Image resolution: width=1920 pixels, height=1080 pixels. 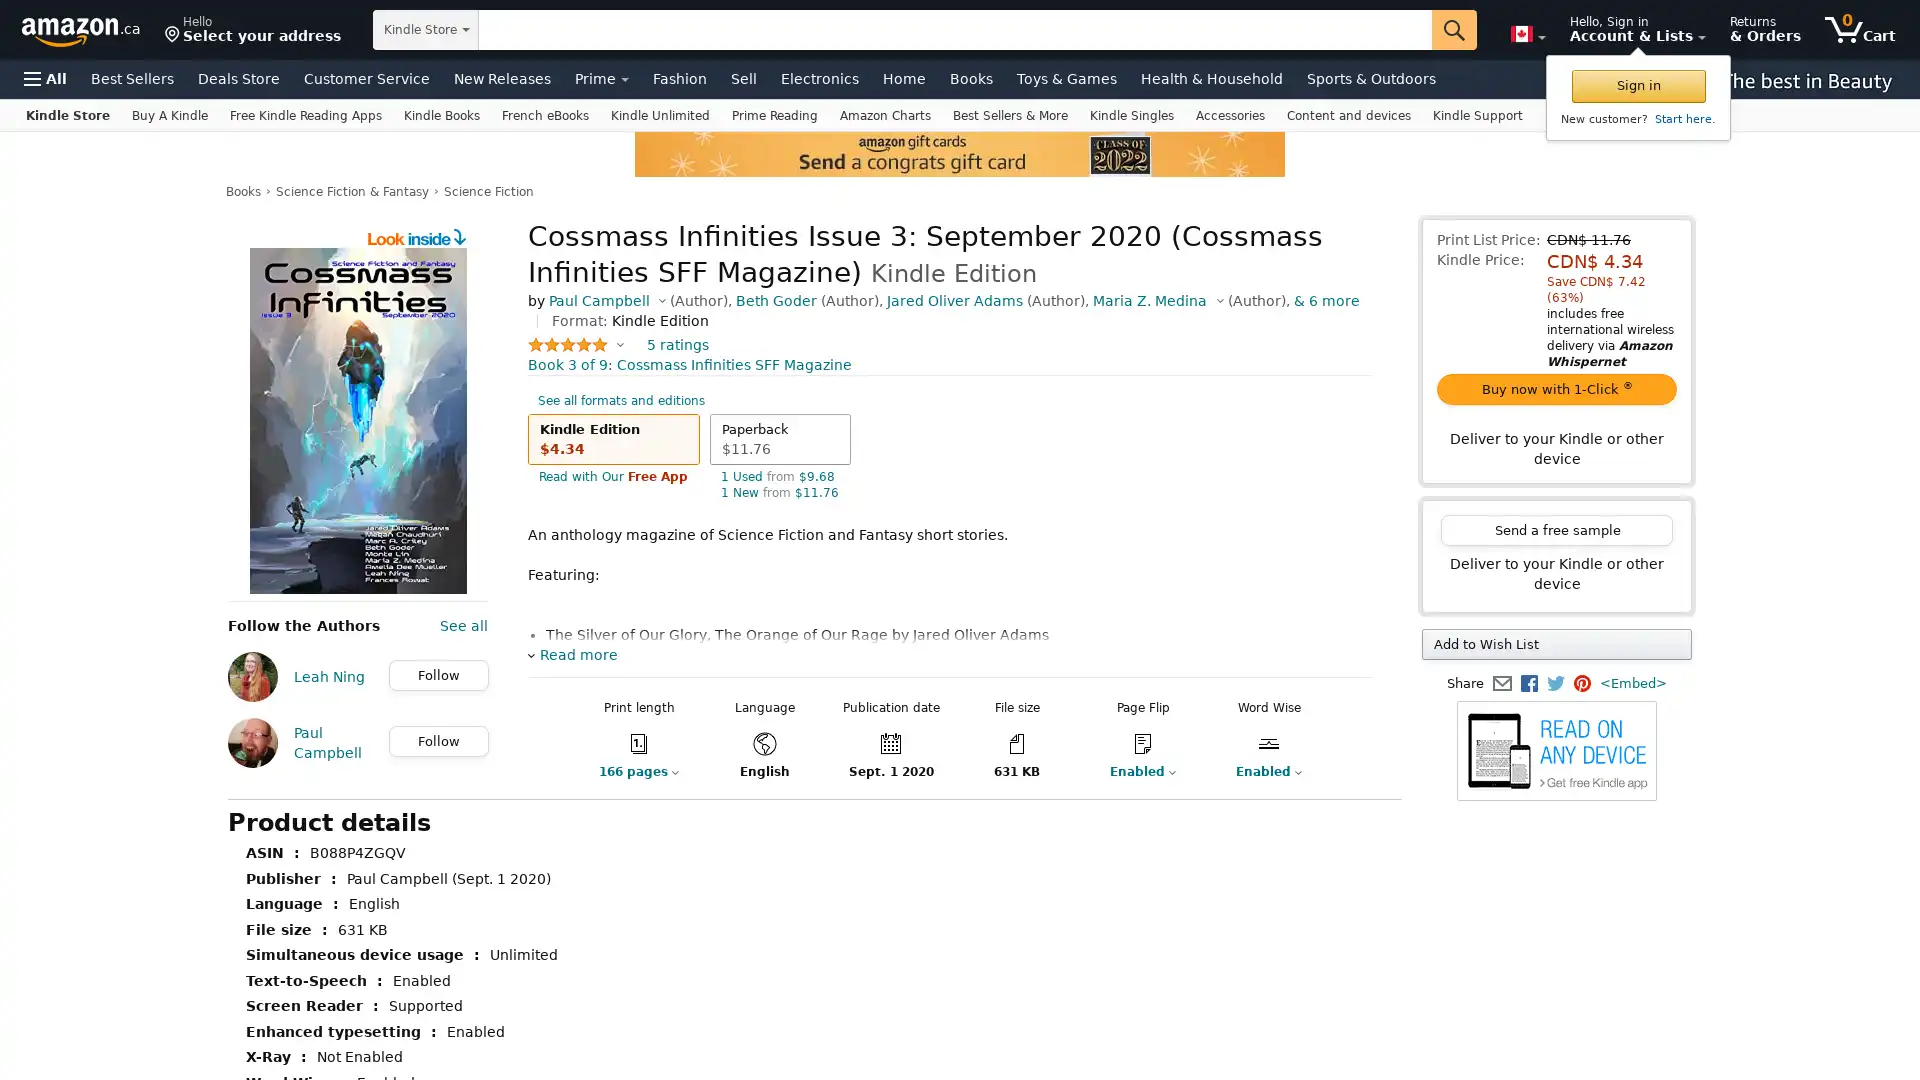 What do you see at coordinates (1142, 770) in the screenshot?
I see `Enabled` at bounding box center [1142, 770].